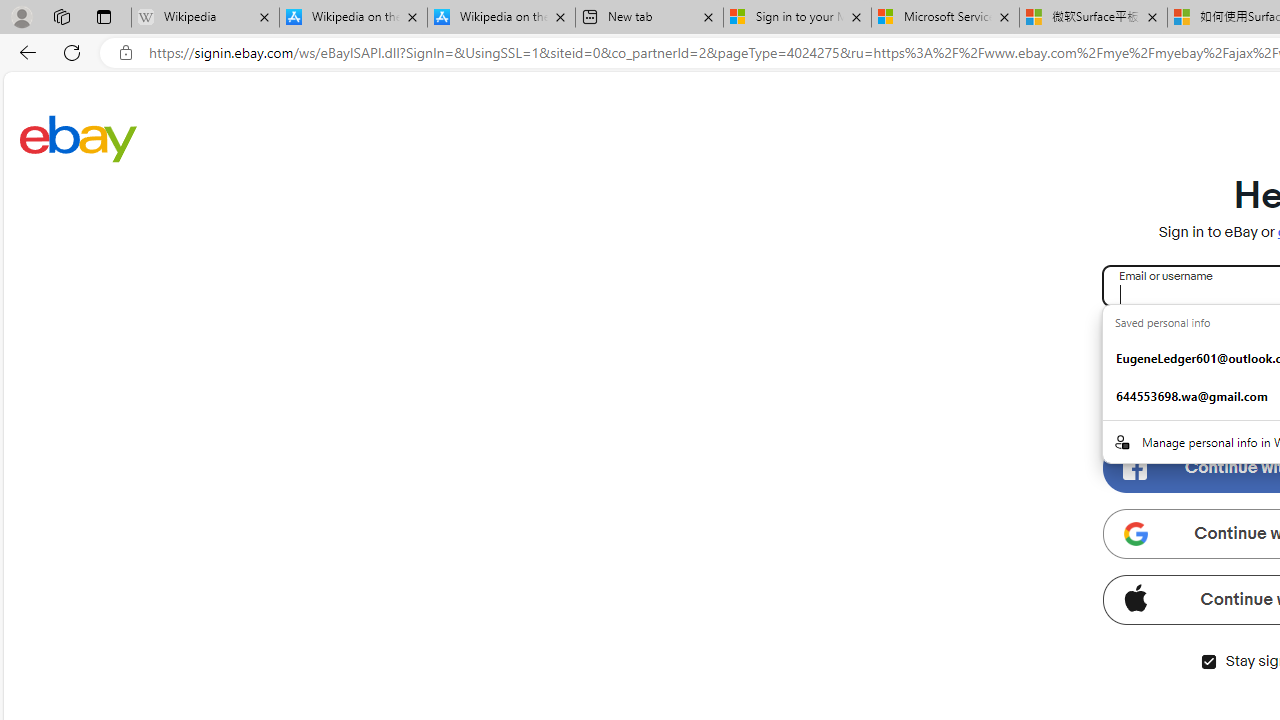 The image size is (1280, 720). I want to click on 'Stay signed in', so click(1207, 661).